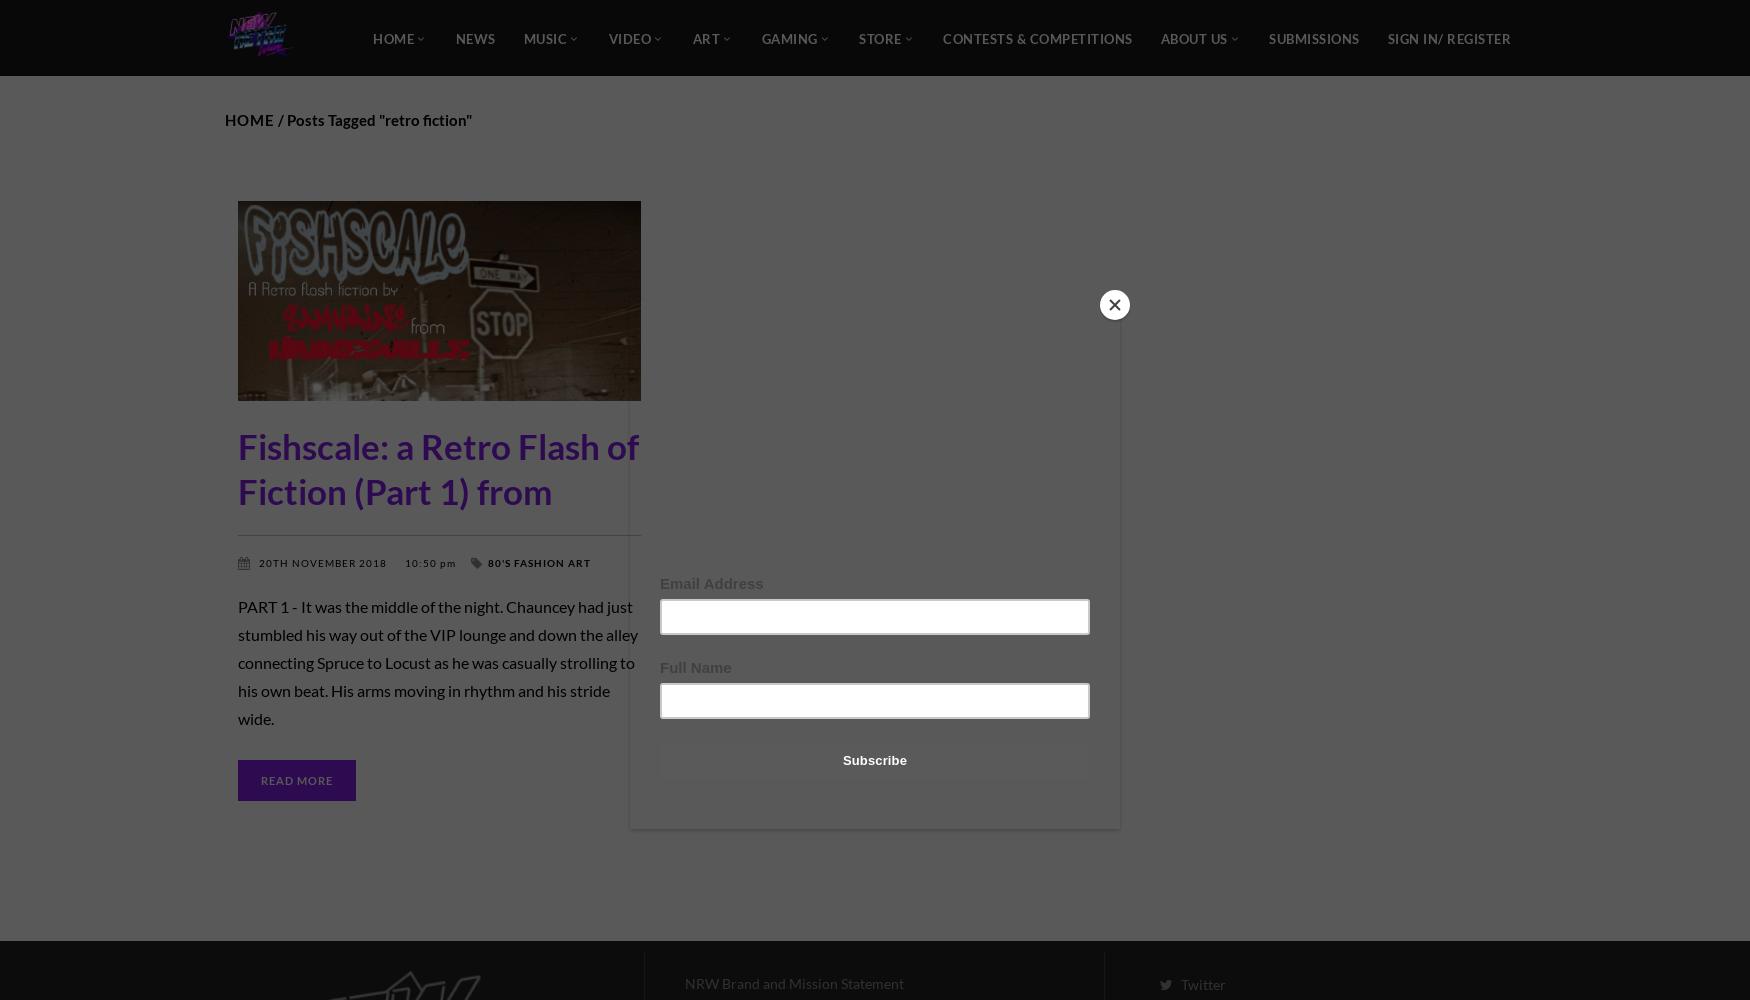  What do you see at coordinates (438, 662) in the screenshot?
I see `'PART 1 -
It was the middle of the night.

Chauncey had just stumbled his way out of the VIP lounge and down the alley connecting Spruce to Locust as he was casually strolling to his own beat. His arms moving in rhythm and his stride wide.'` at bounding box center [438, 662].